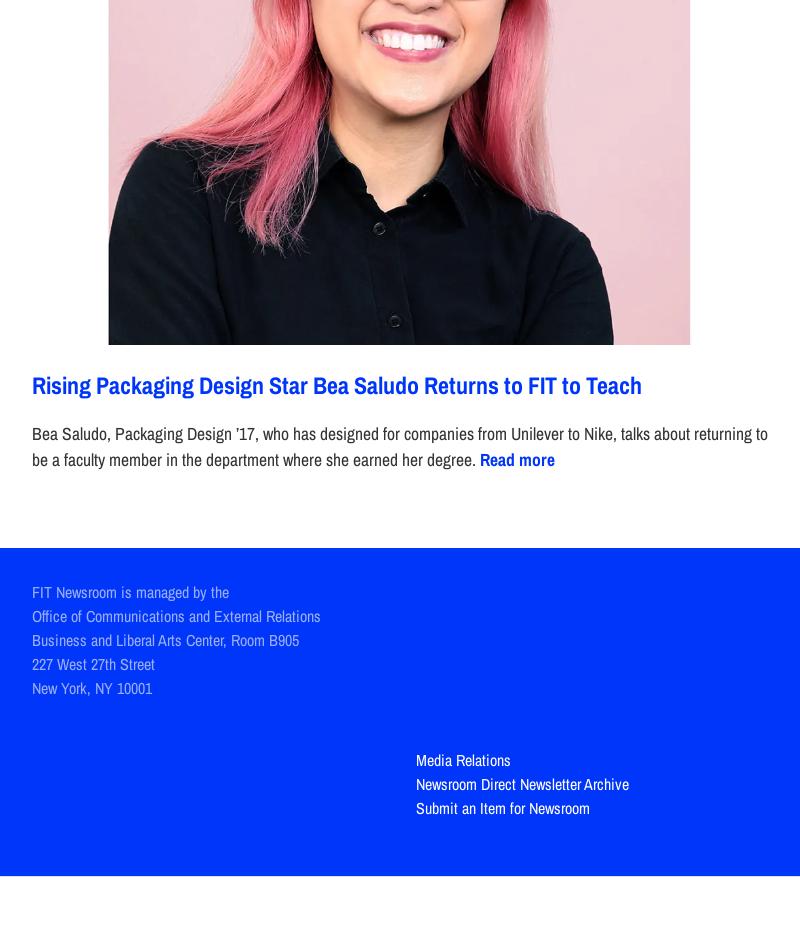  What do you see at coordinates (462, 759) in the screenshot?
I see `'Media Relations'` at bounding box center [462, 759].